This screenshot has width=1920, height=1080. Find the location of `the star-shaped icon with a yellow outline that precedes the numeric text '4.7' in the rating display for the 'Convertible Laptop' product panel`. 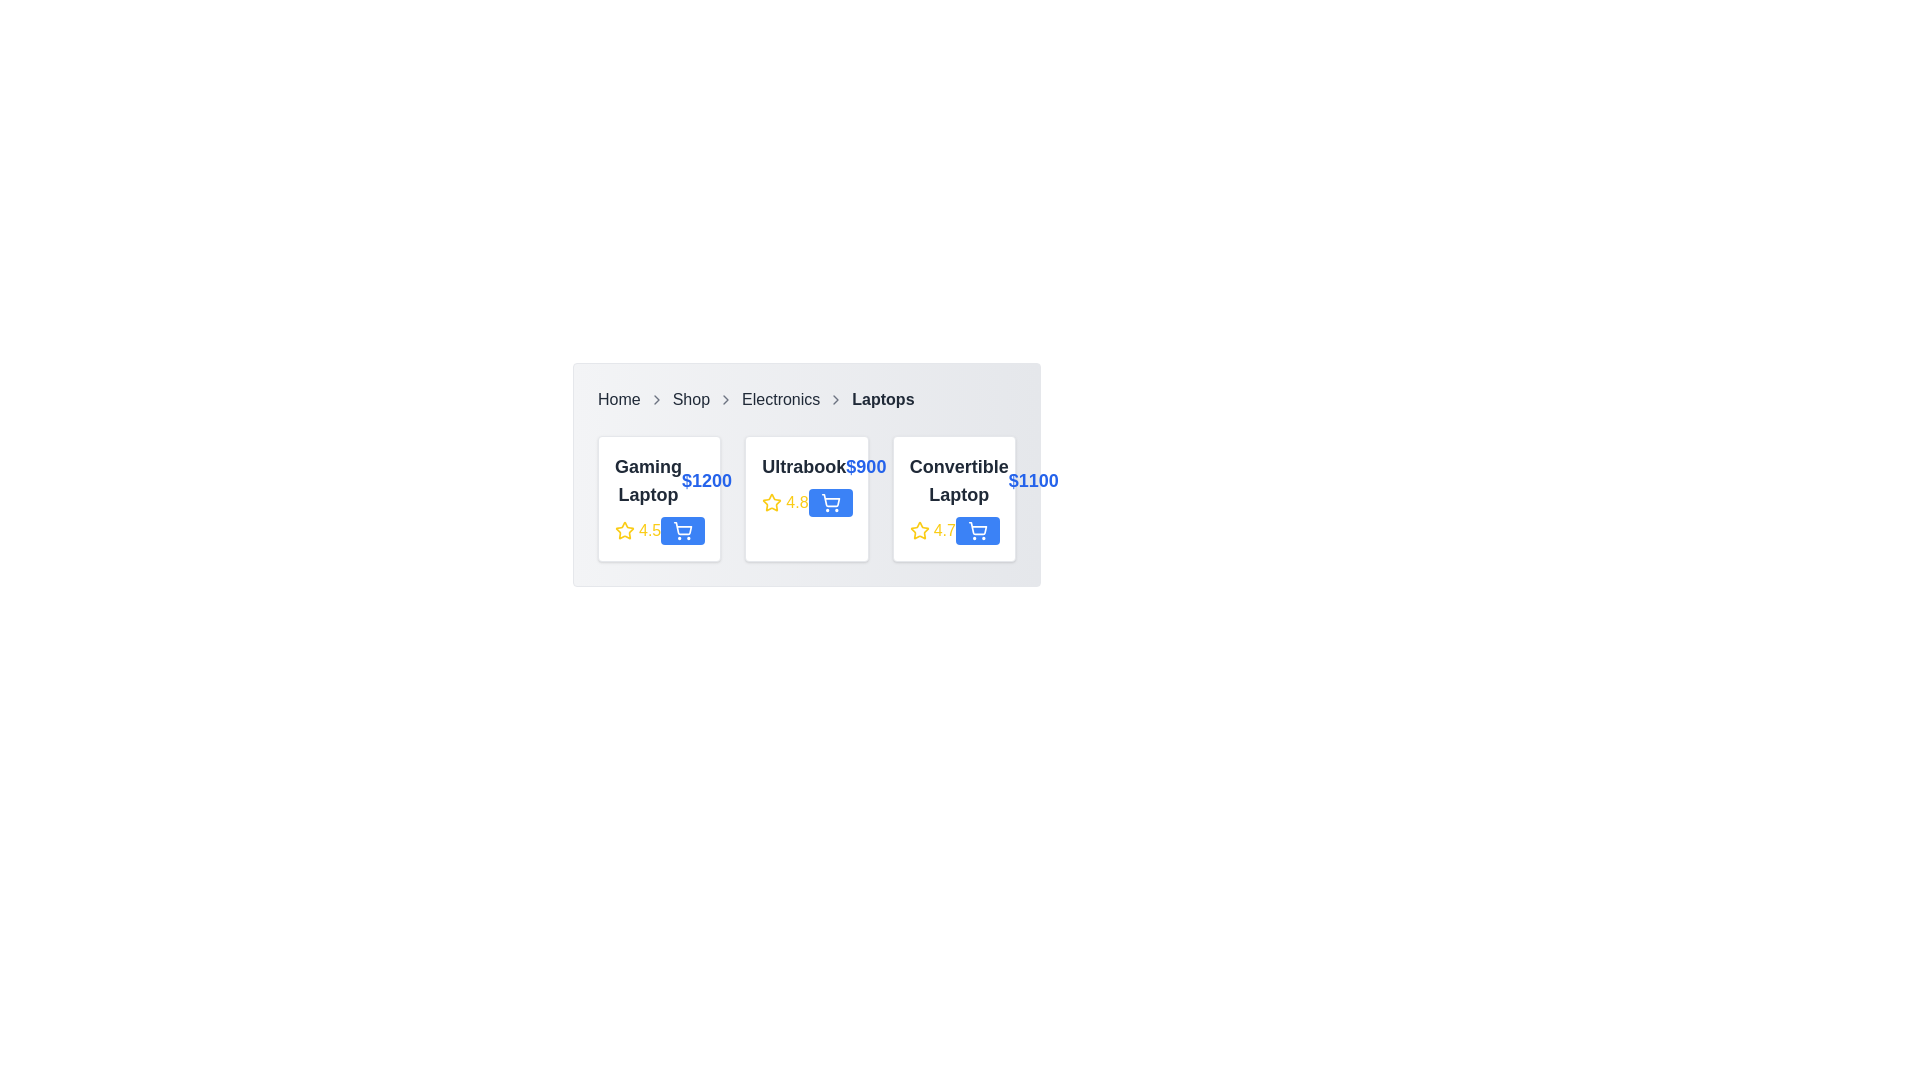

the star-shaped icon with a yellow outline that precedes the numeric text '4.7' in the rating display for the 'Convertible Laptop' product panel is located at coordinates (918, 530).